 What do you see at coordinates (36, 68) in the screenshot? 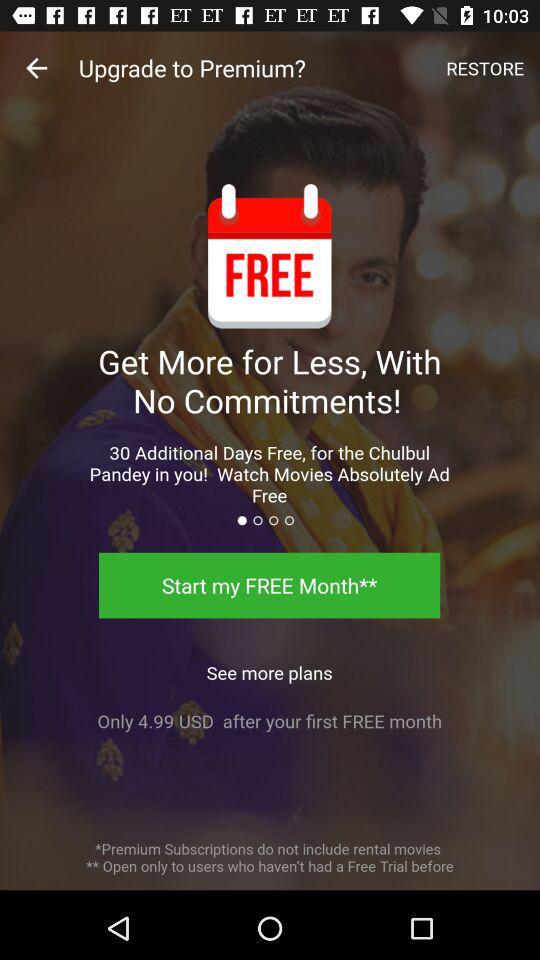
I see `the item at the top left corner` at bounding box center [36, 68].